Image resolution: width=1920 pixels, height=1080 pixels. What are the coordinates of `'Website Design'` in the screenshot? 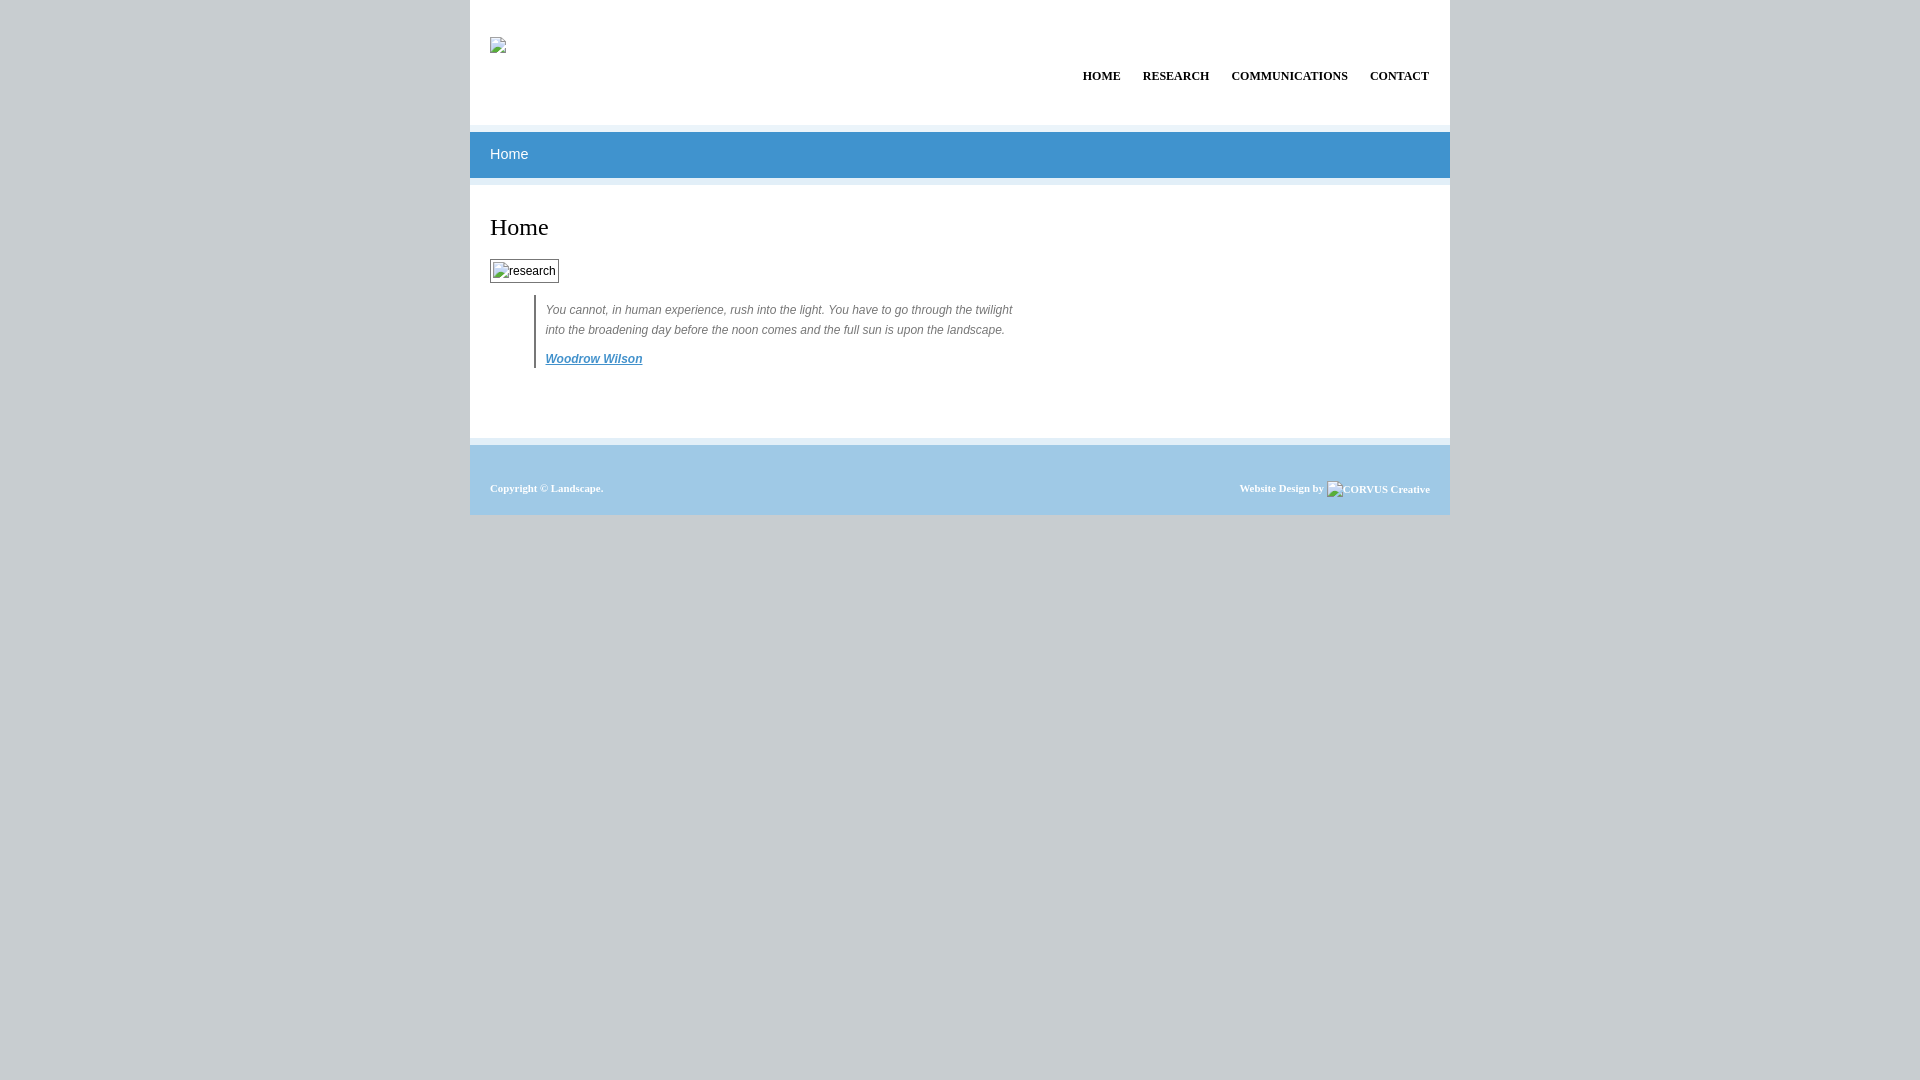 It's located at (1272, 488).